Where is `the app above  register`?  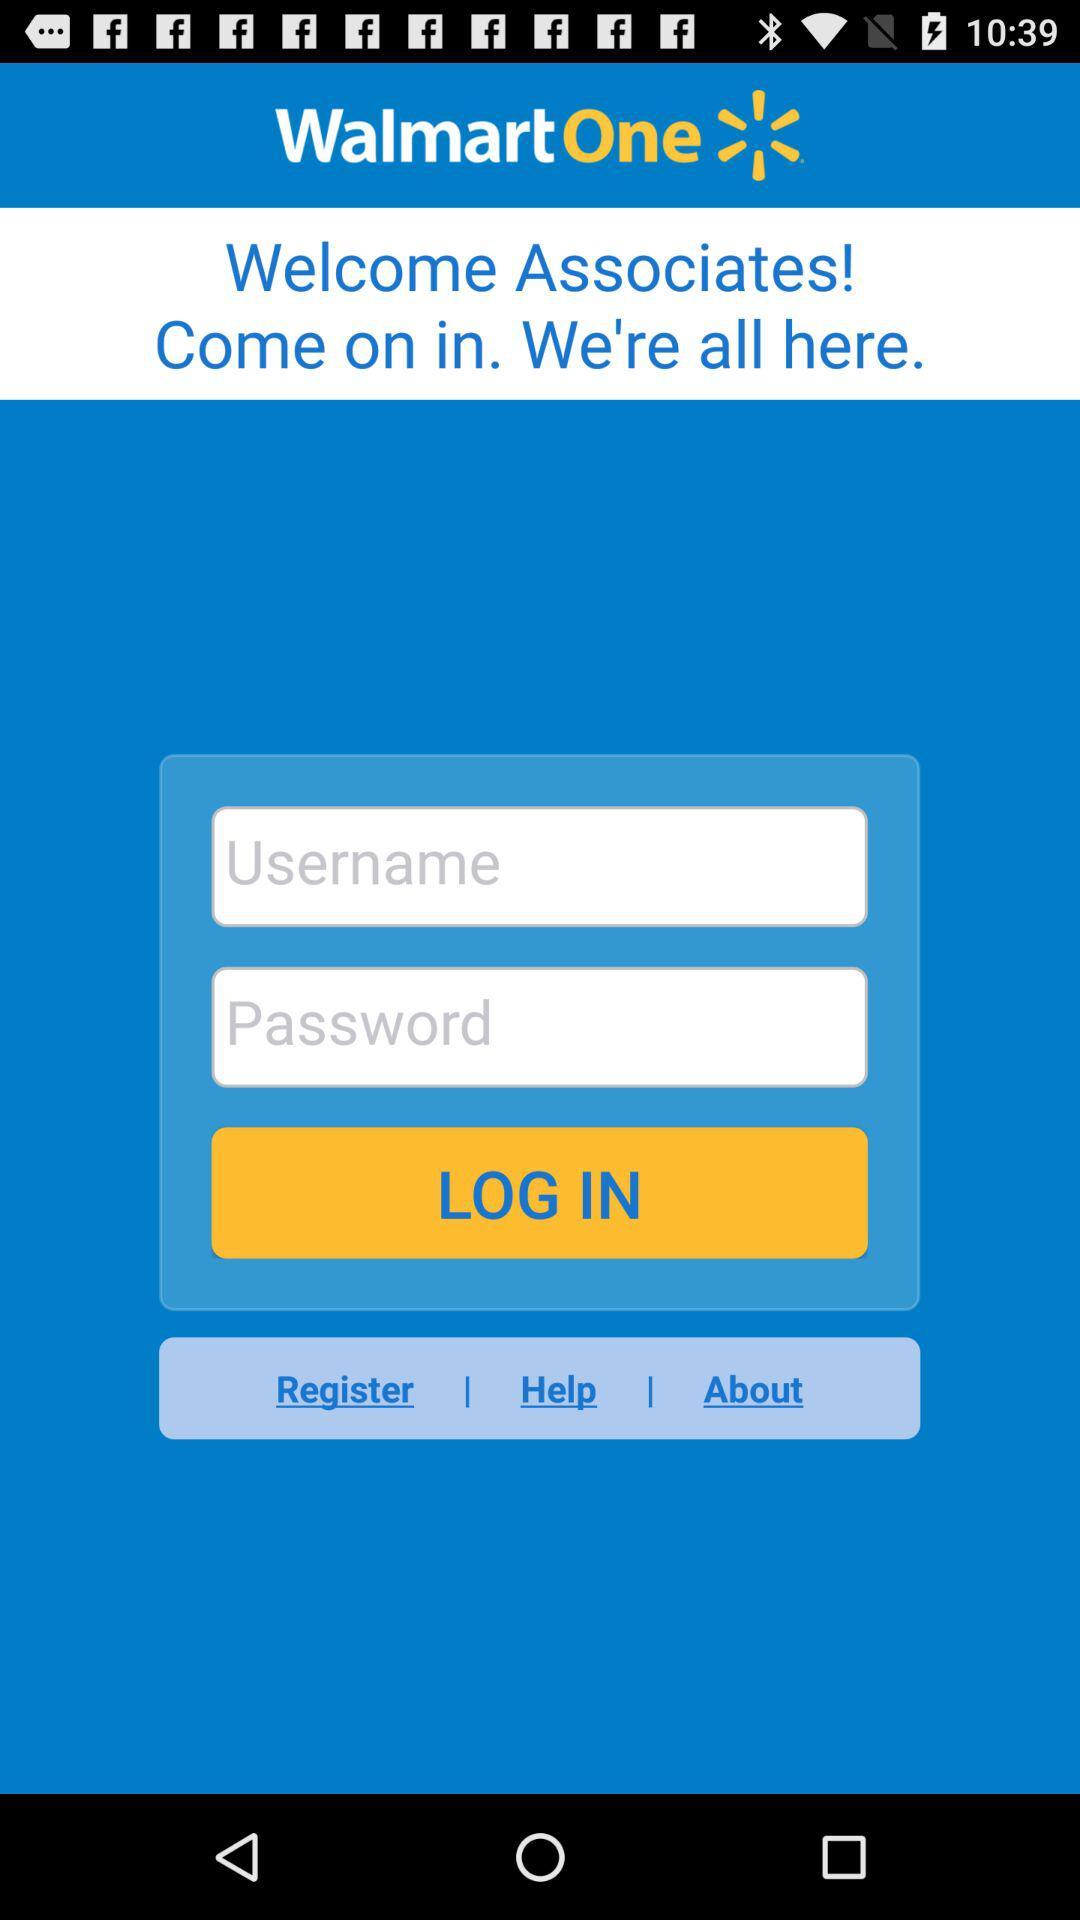
the app above  register is located at coordinates (538, 1192).